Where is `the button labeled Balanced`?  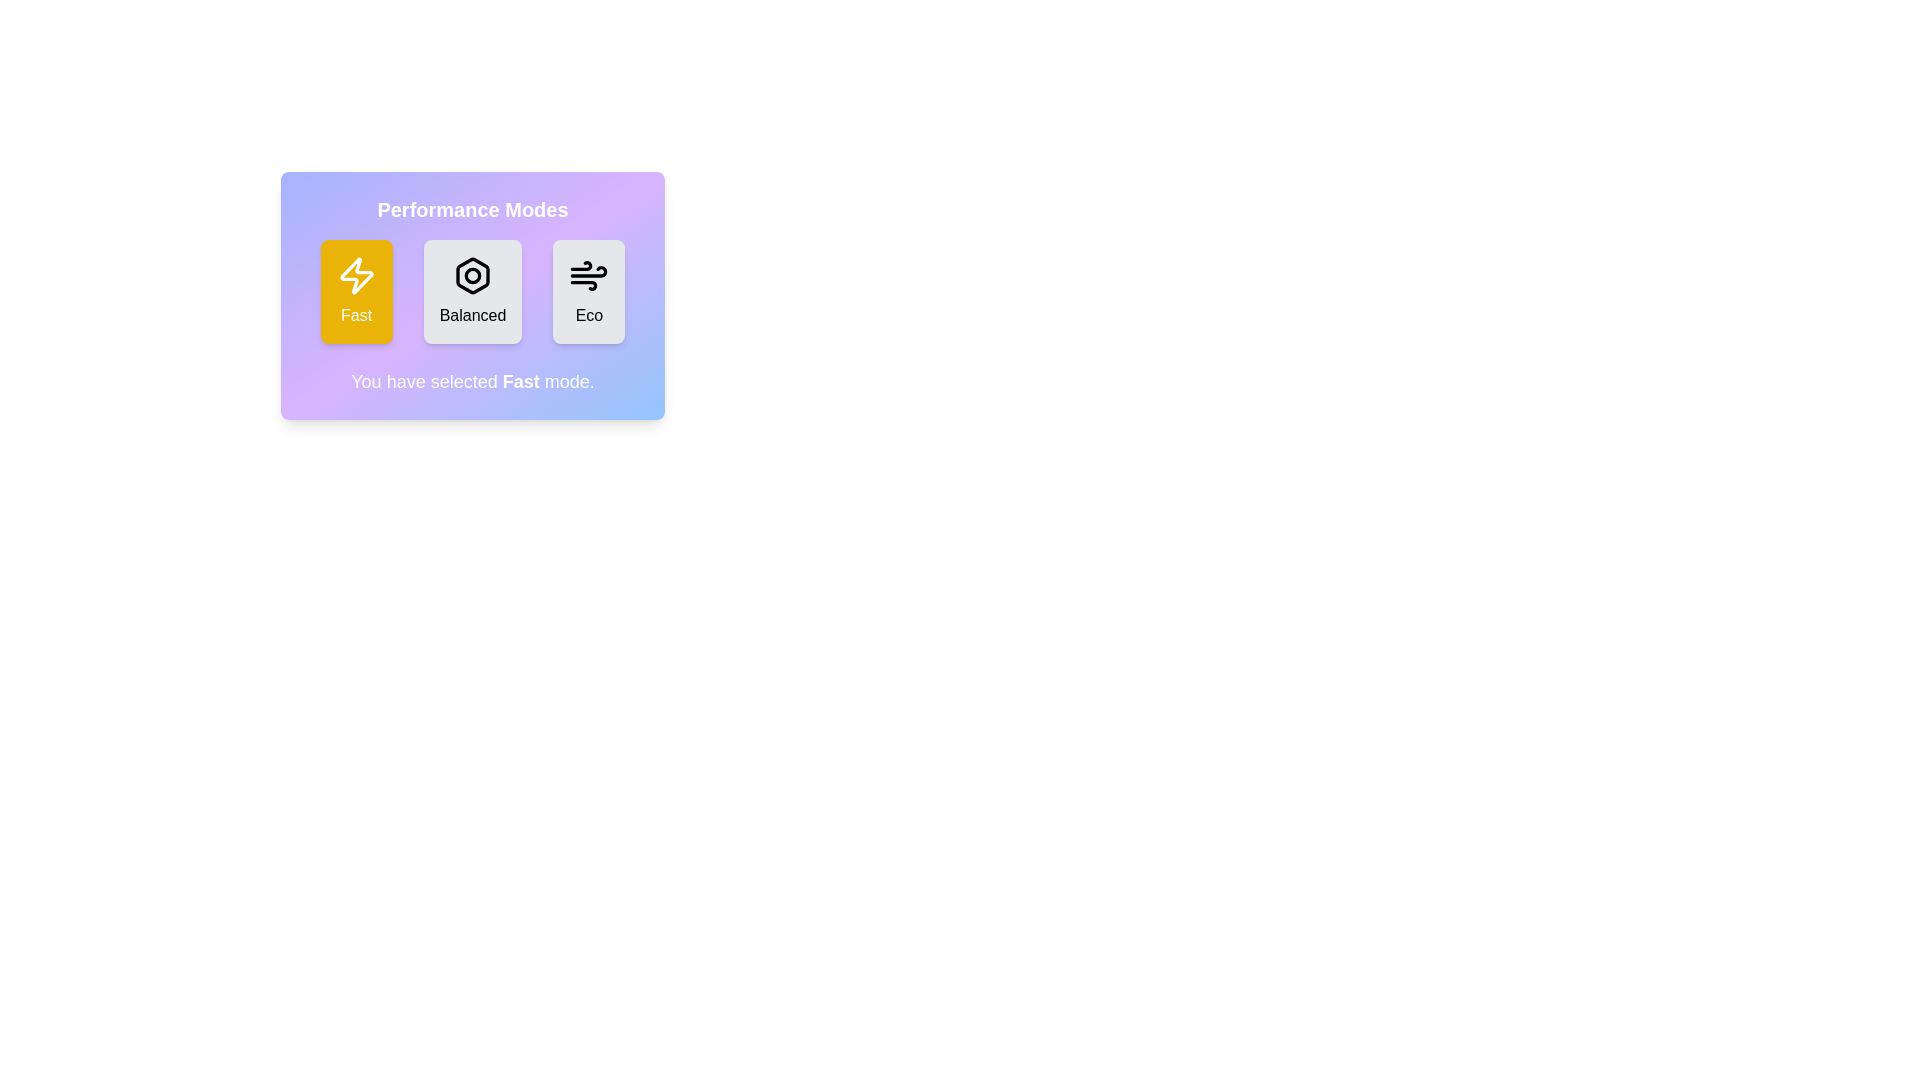 the button labeled Balanced is located at coordinates (472, 292).